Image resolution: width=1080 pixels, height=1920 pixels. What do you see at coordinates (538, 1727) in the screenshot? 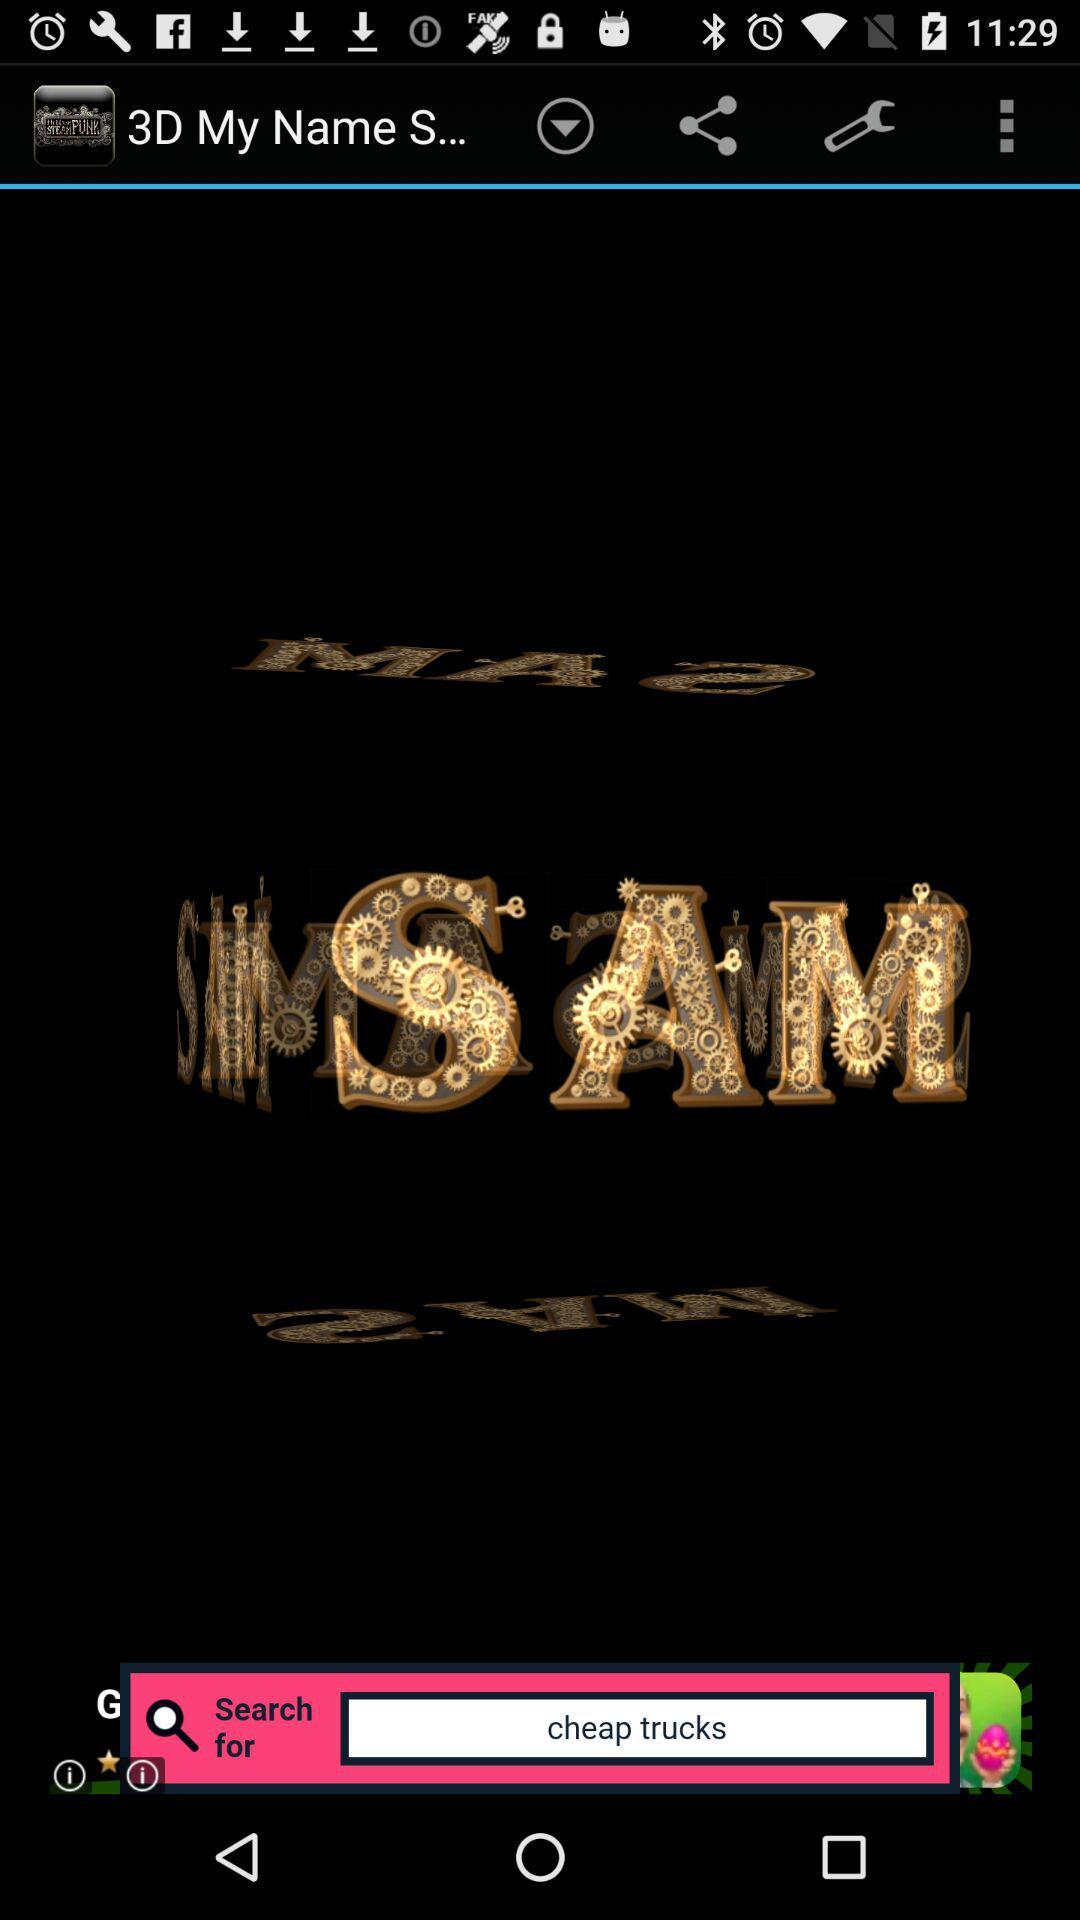
I see `expand add` at bounding box center [538, 1727].